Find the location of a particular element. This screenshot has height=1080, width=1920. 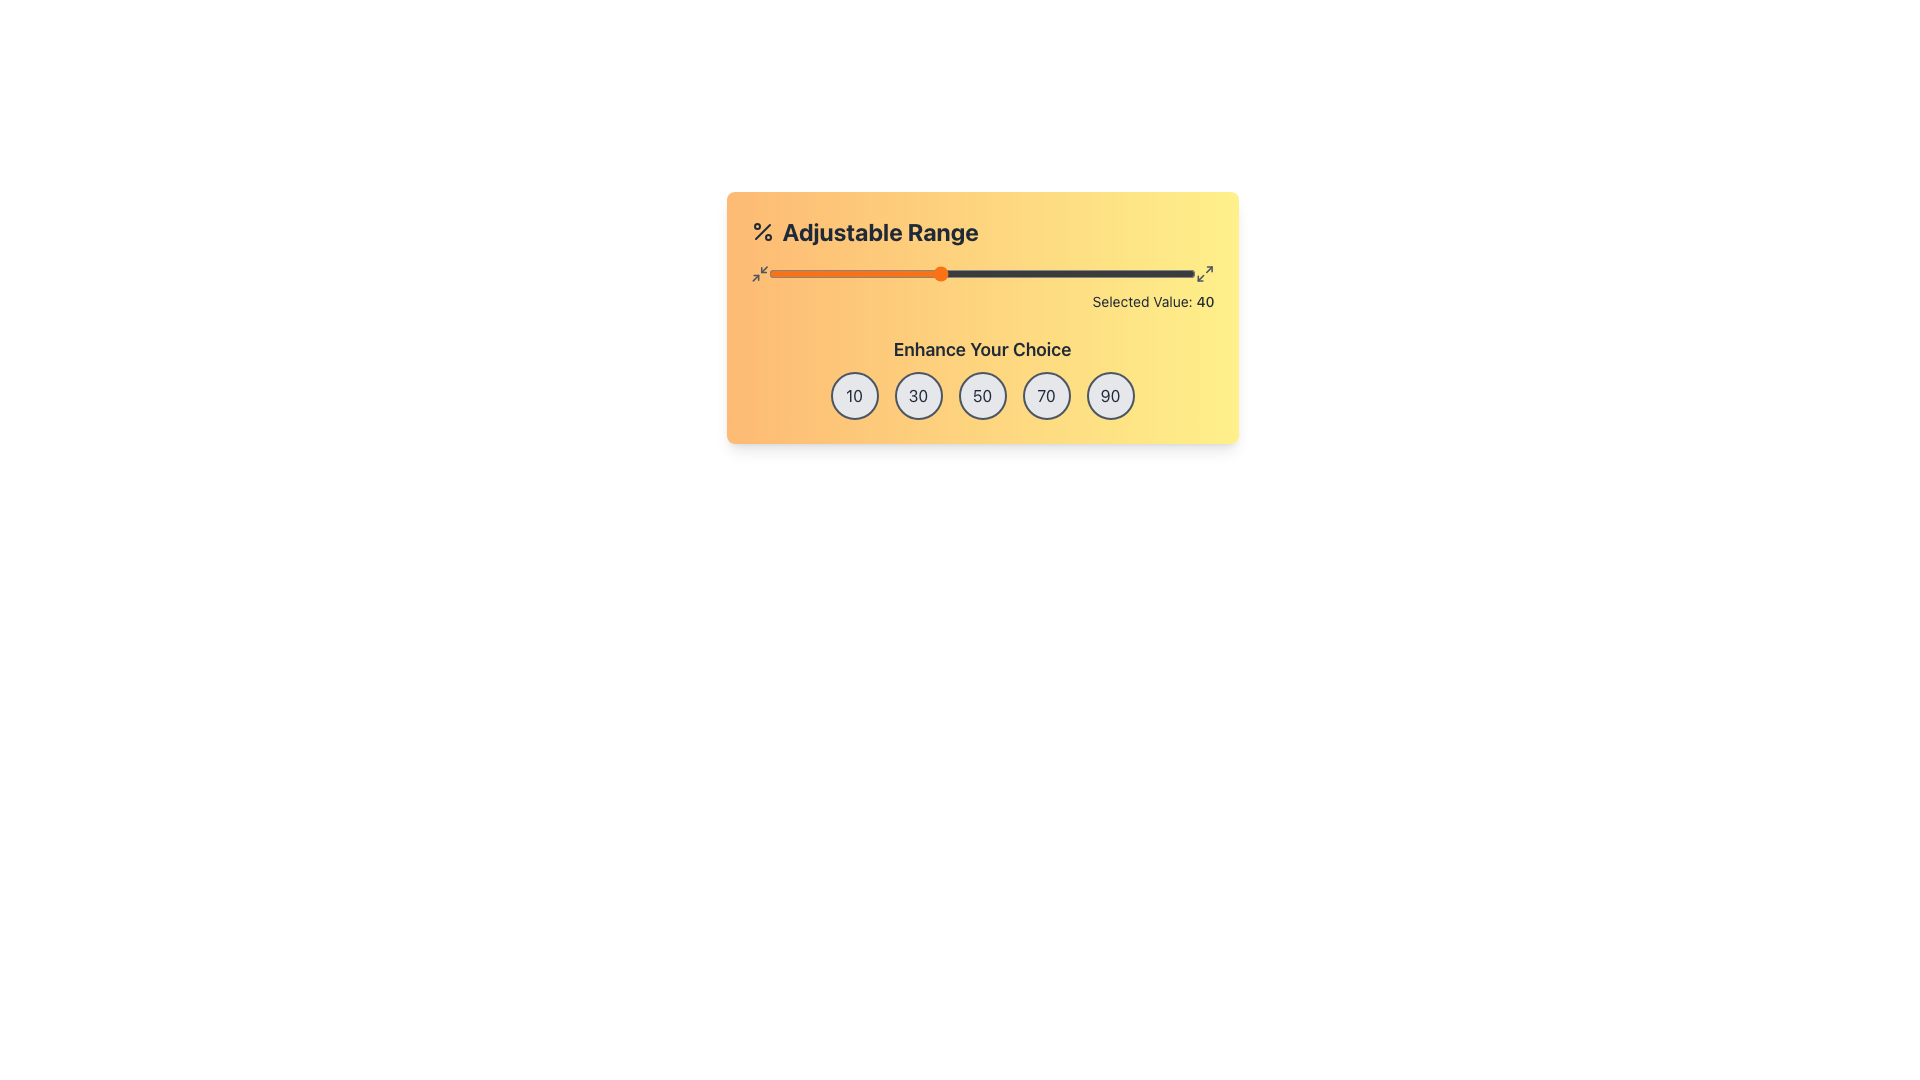

the slider value is located at coordinates (1123, 273).